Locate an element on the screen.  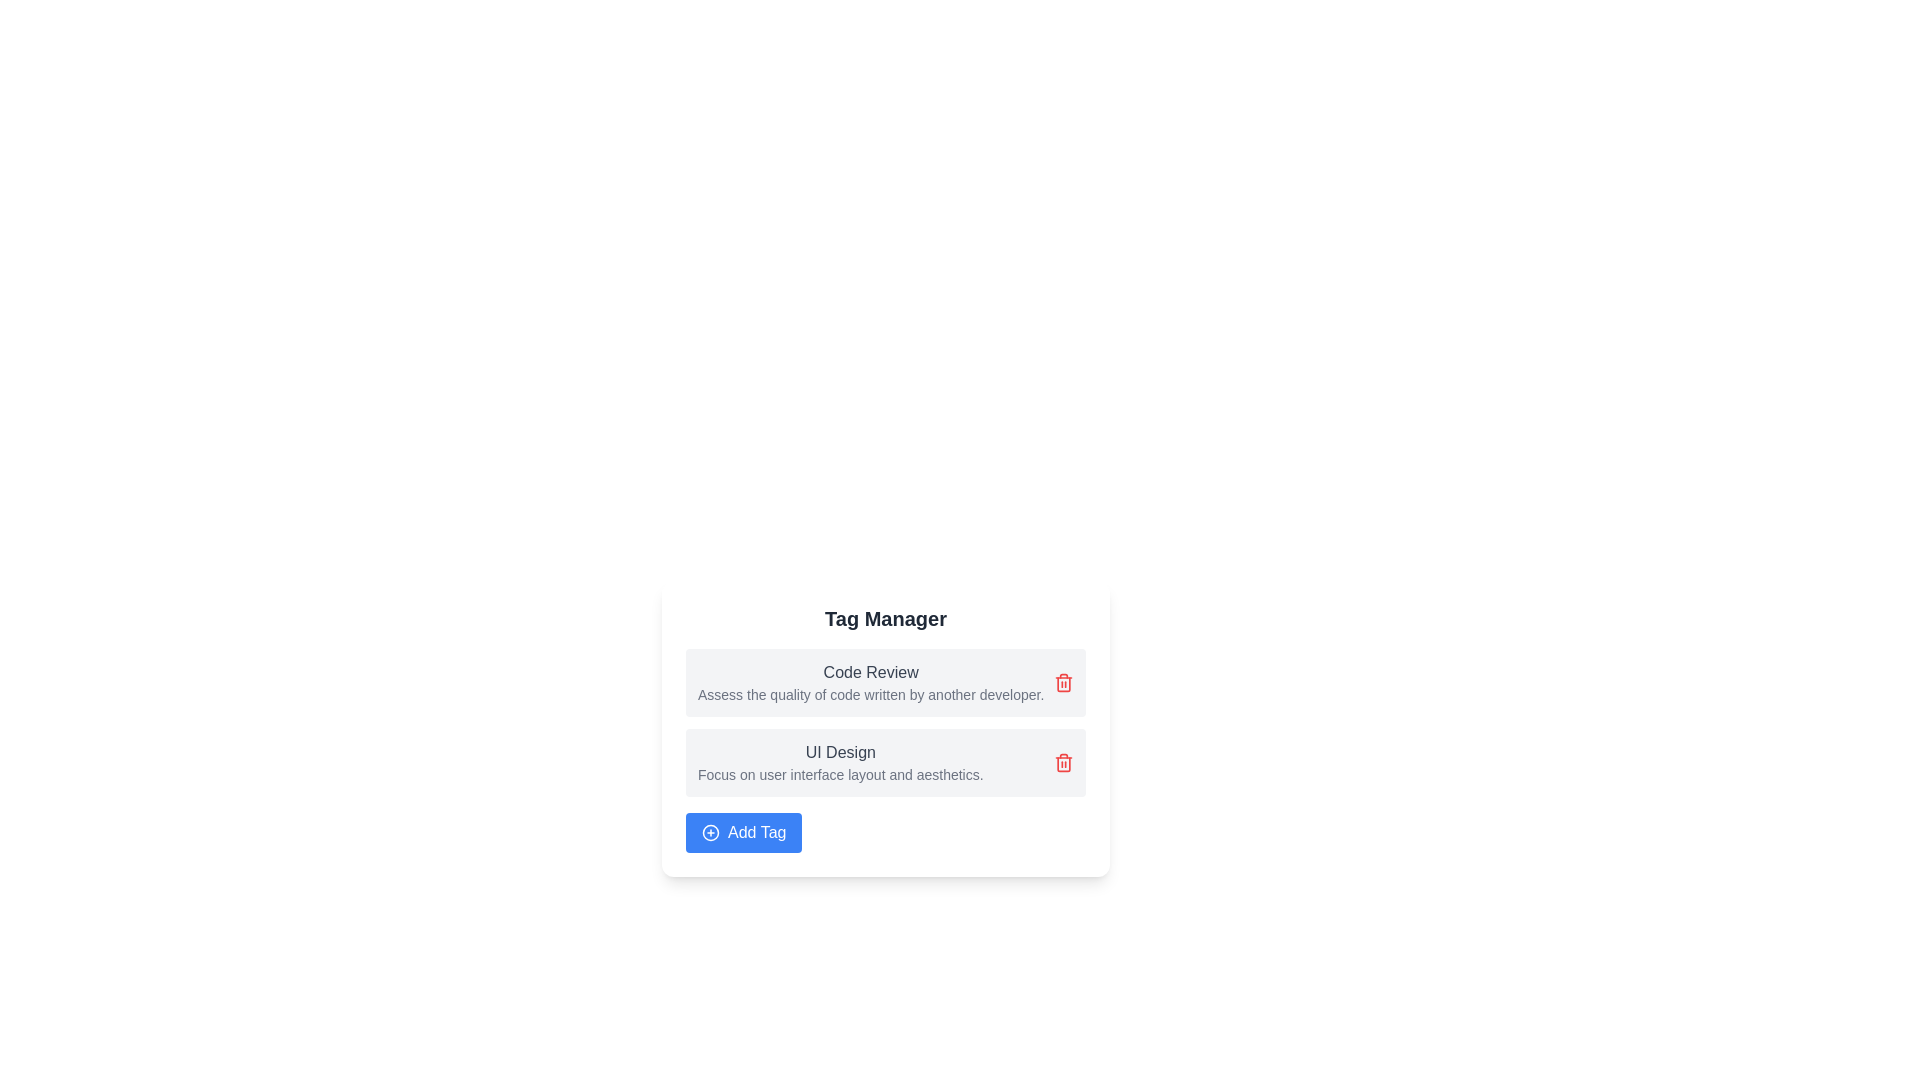
the header text element at the top of the first entry in the 'Tag Manager' card, which summarizes the content of the entry is located at coordinates (871, 672).